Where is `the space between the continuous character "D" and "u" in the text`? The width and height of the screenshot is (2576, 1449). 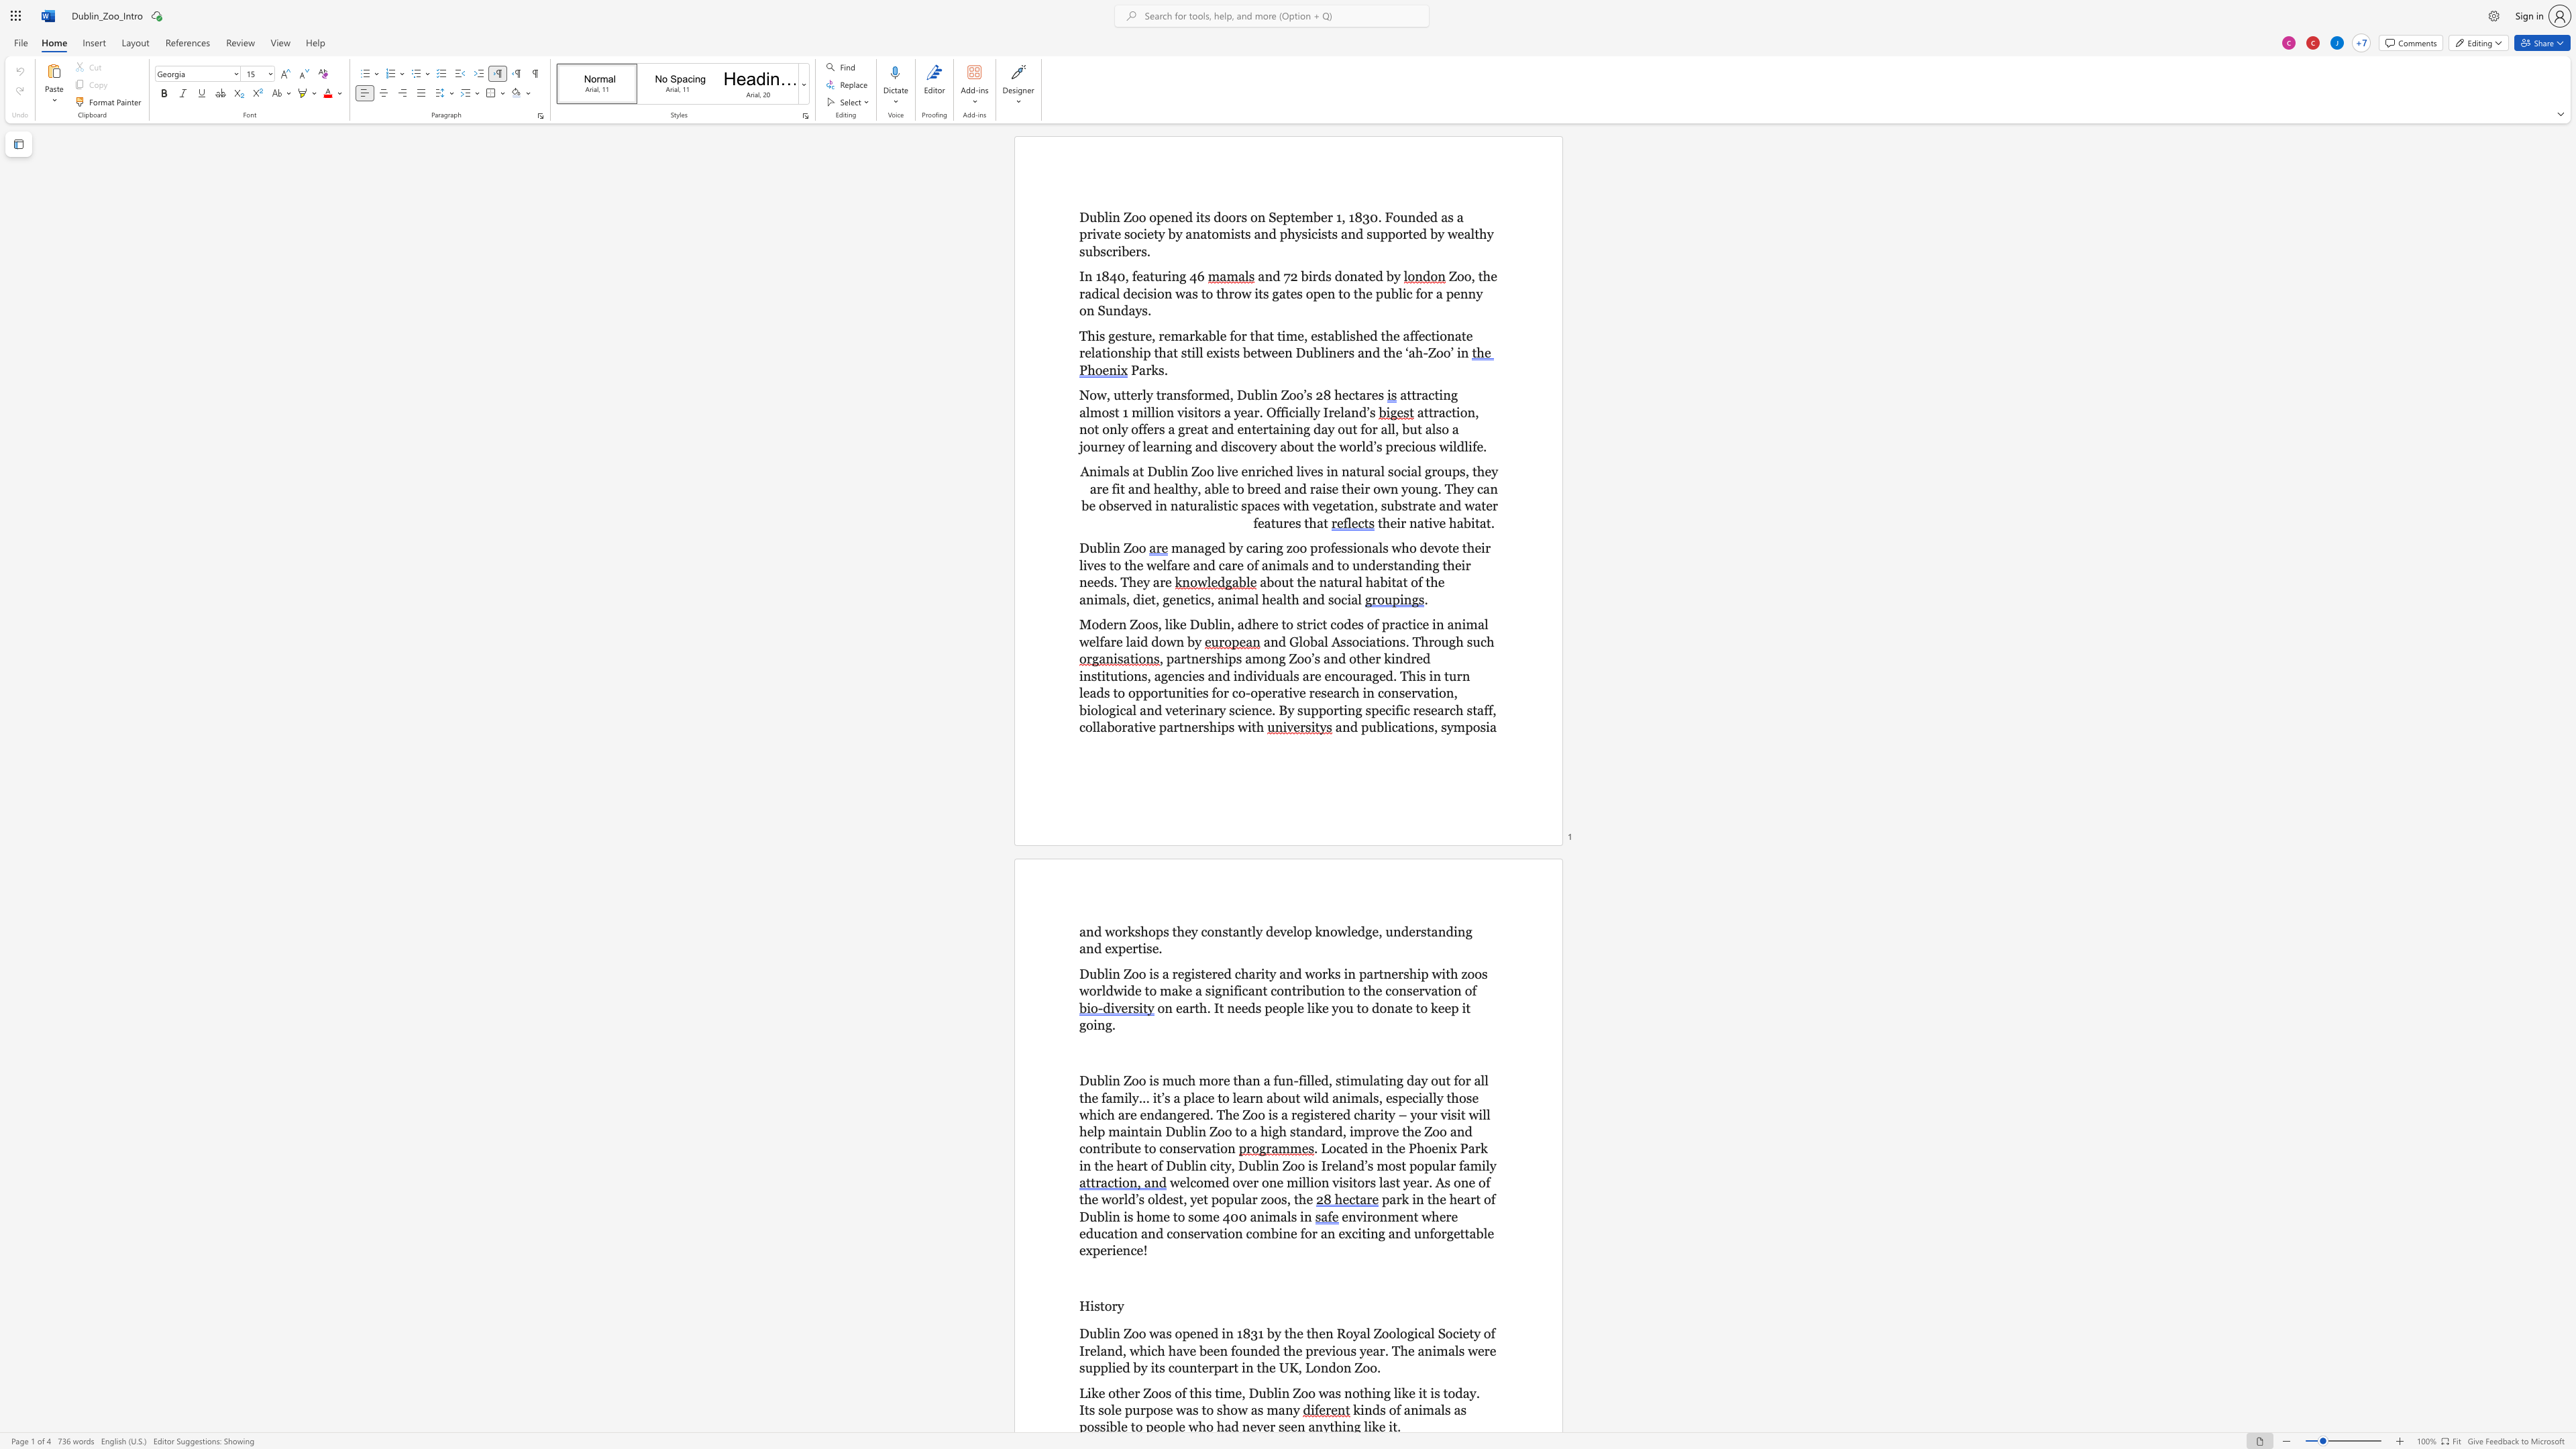
the space between the continuous character "D" and "u" in the text is located at coordinates (1088, 1333).